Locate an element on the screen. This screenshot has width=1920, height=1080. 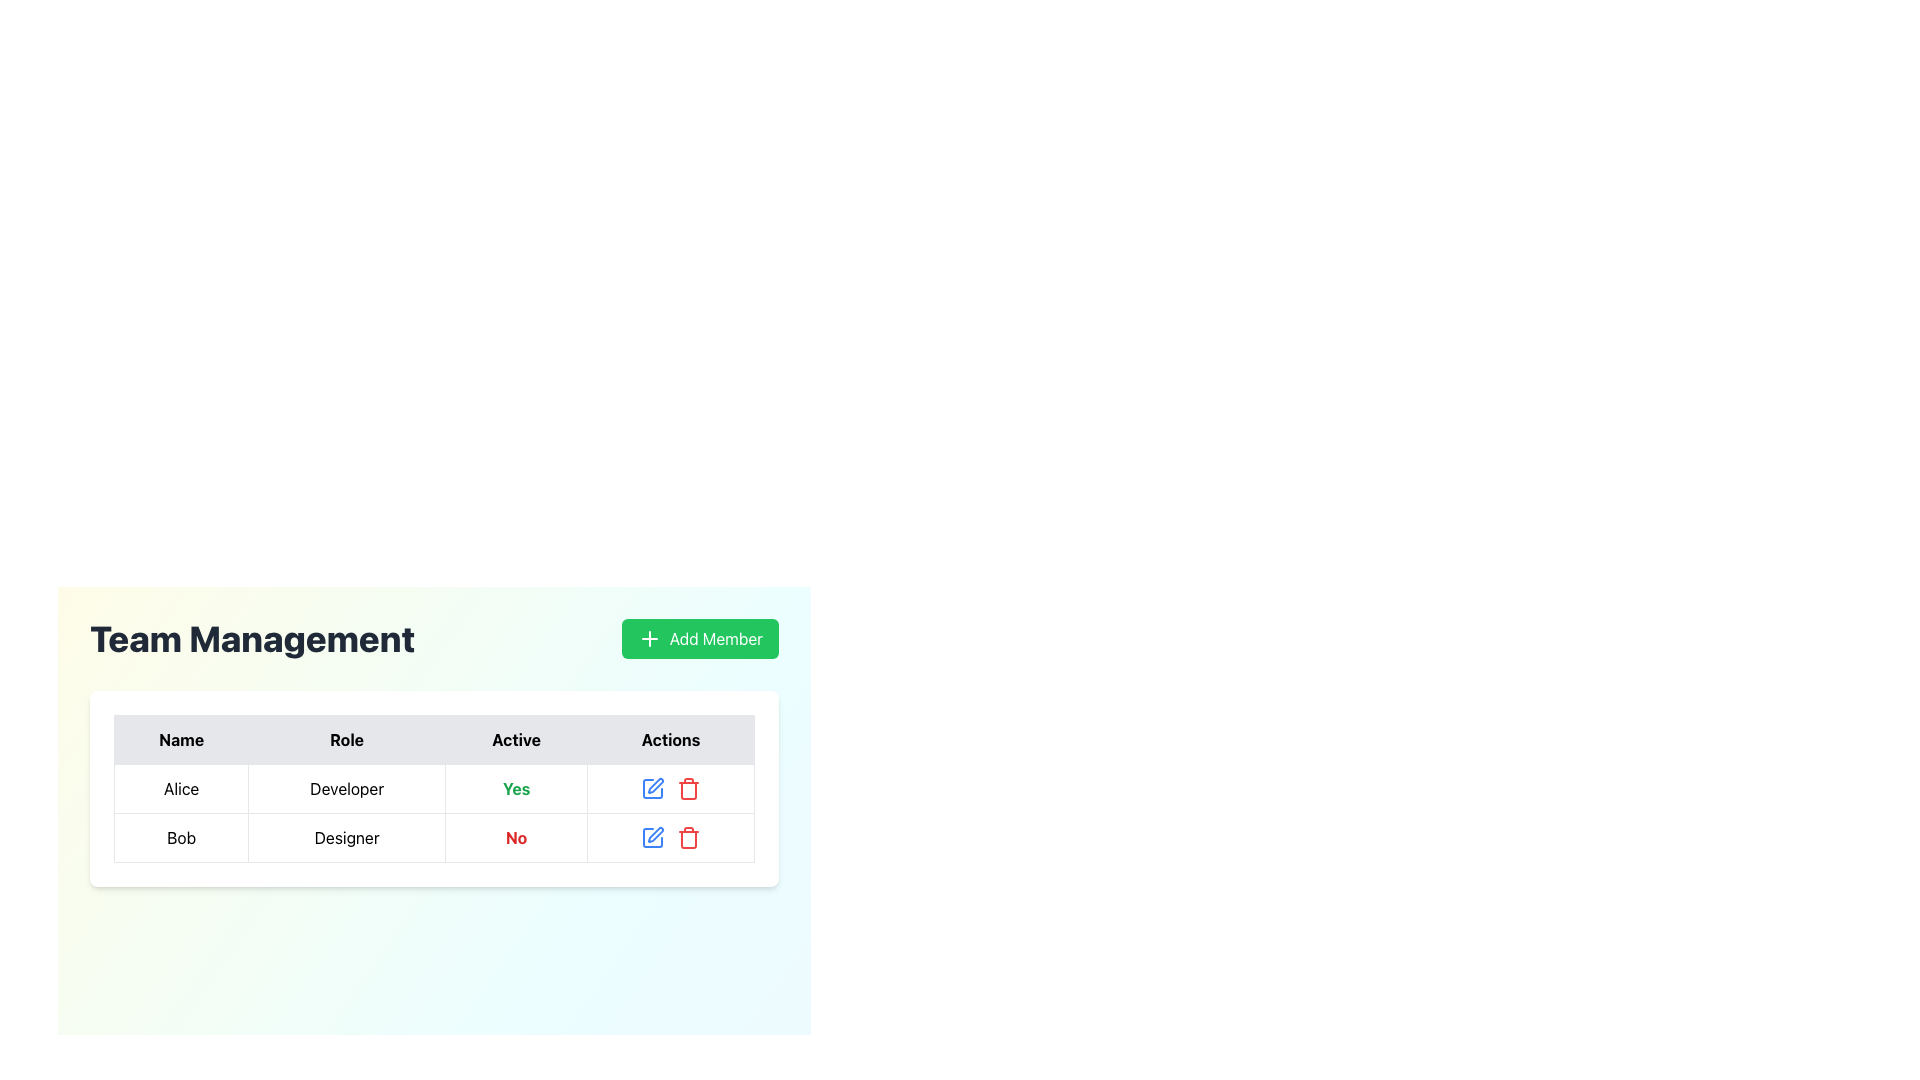
the blue square button with a pen icon in the 'Actions' column for the row labeled 'Bob' is located at coordinates (653, 837).